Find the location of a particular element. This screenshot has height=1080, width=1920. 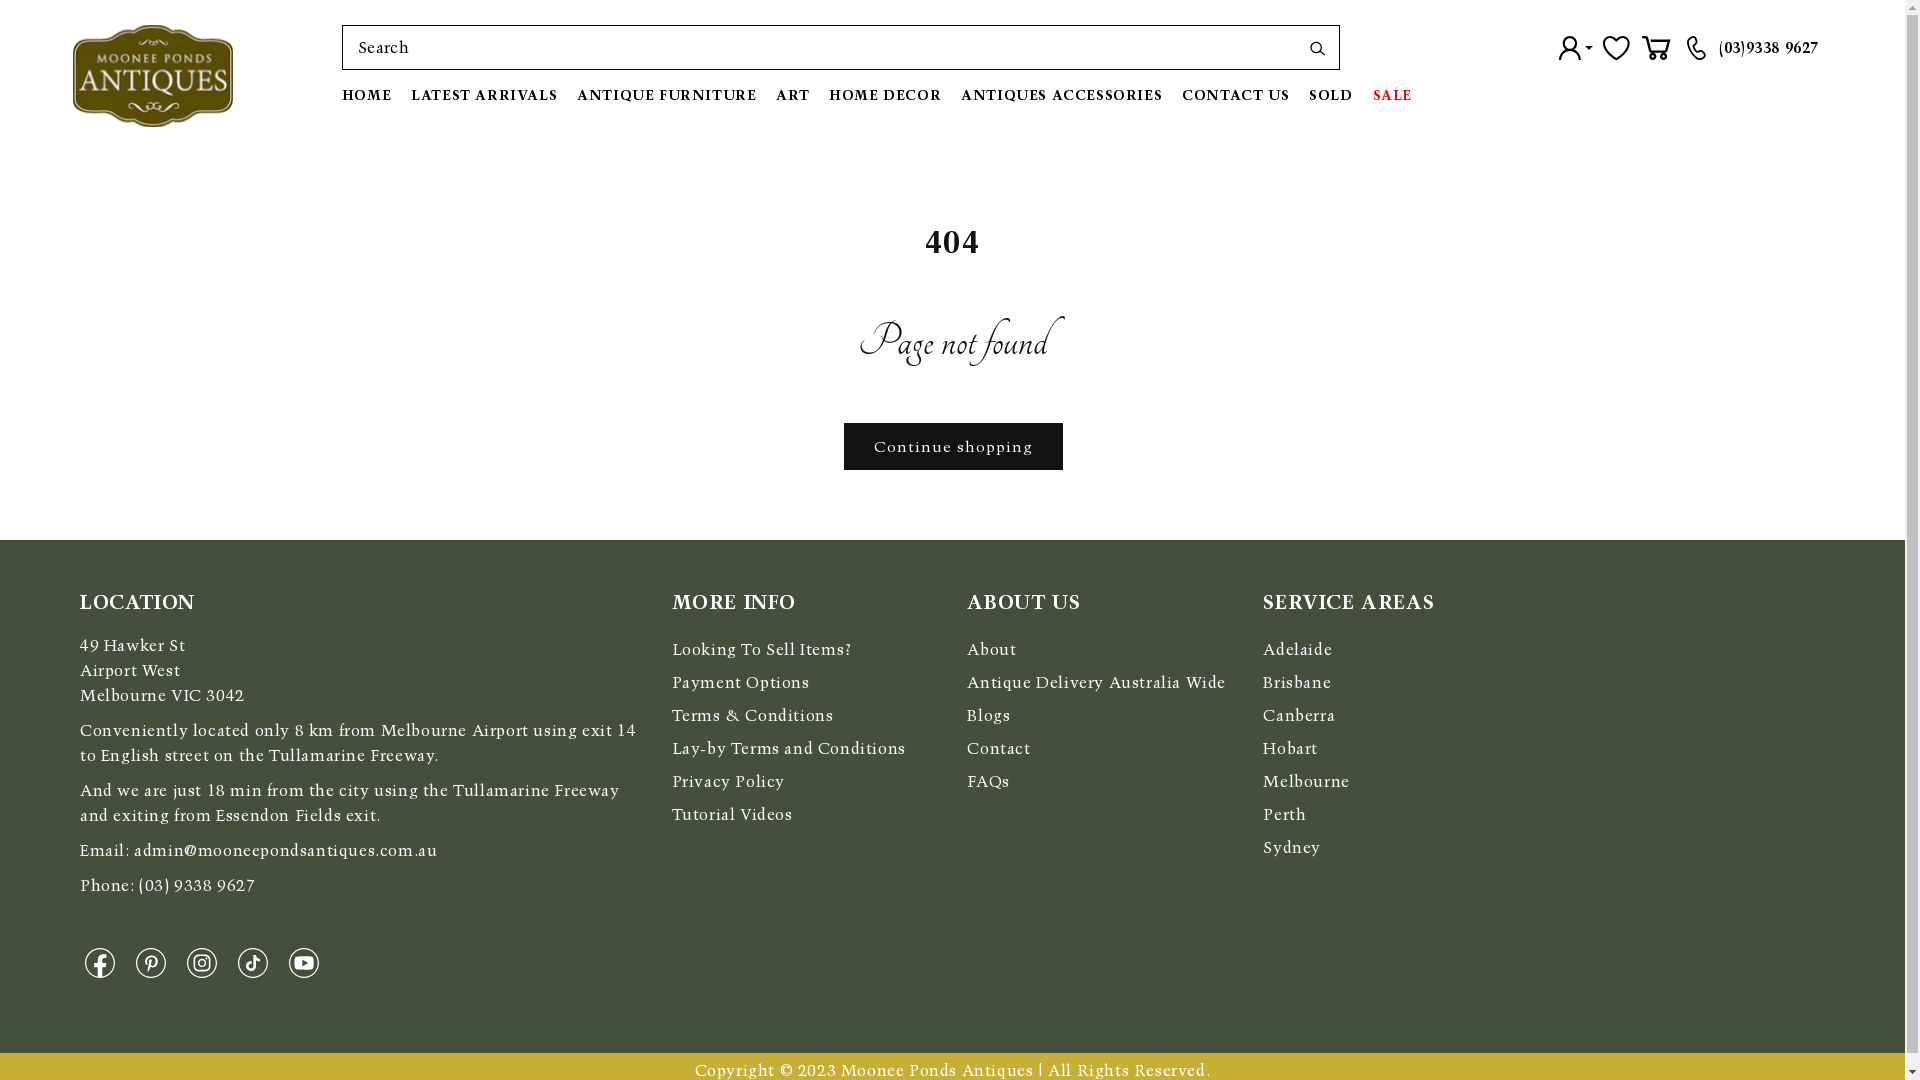

'Antique Delivery Australia Wide' is located at coordinates (966, 681).